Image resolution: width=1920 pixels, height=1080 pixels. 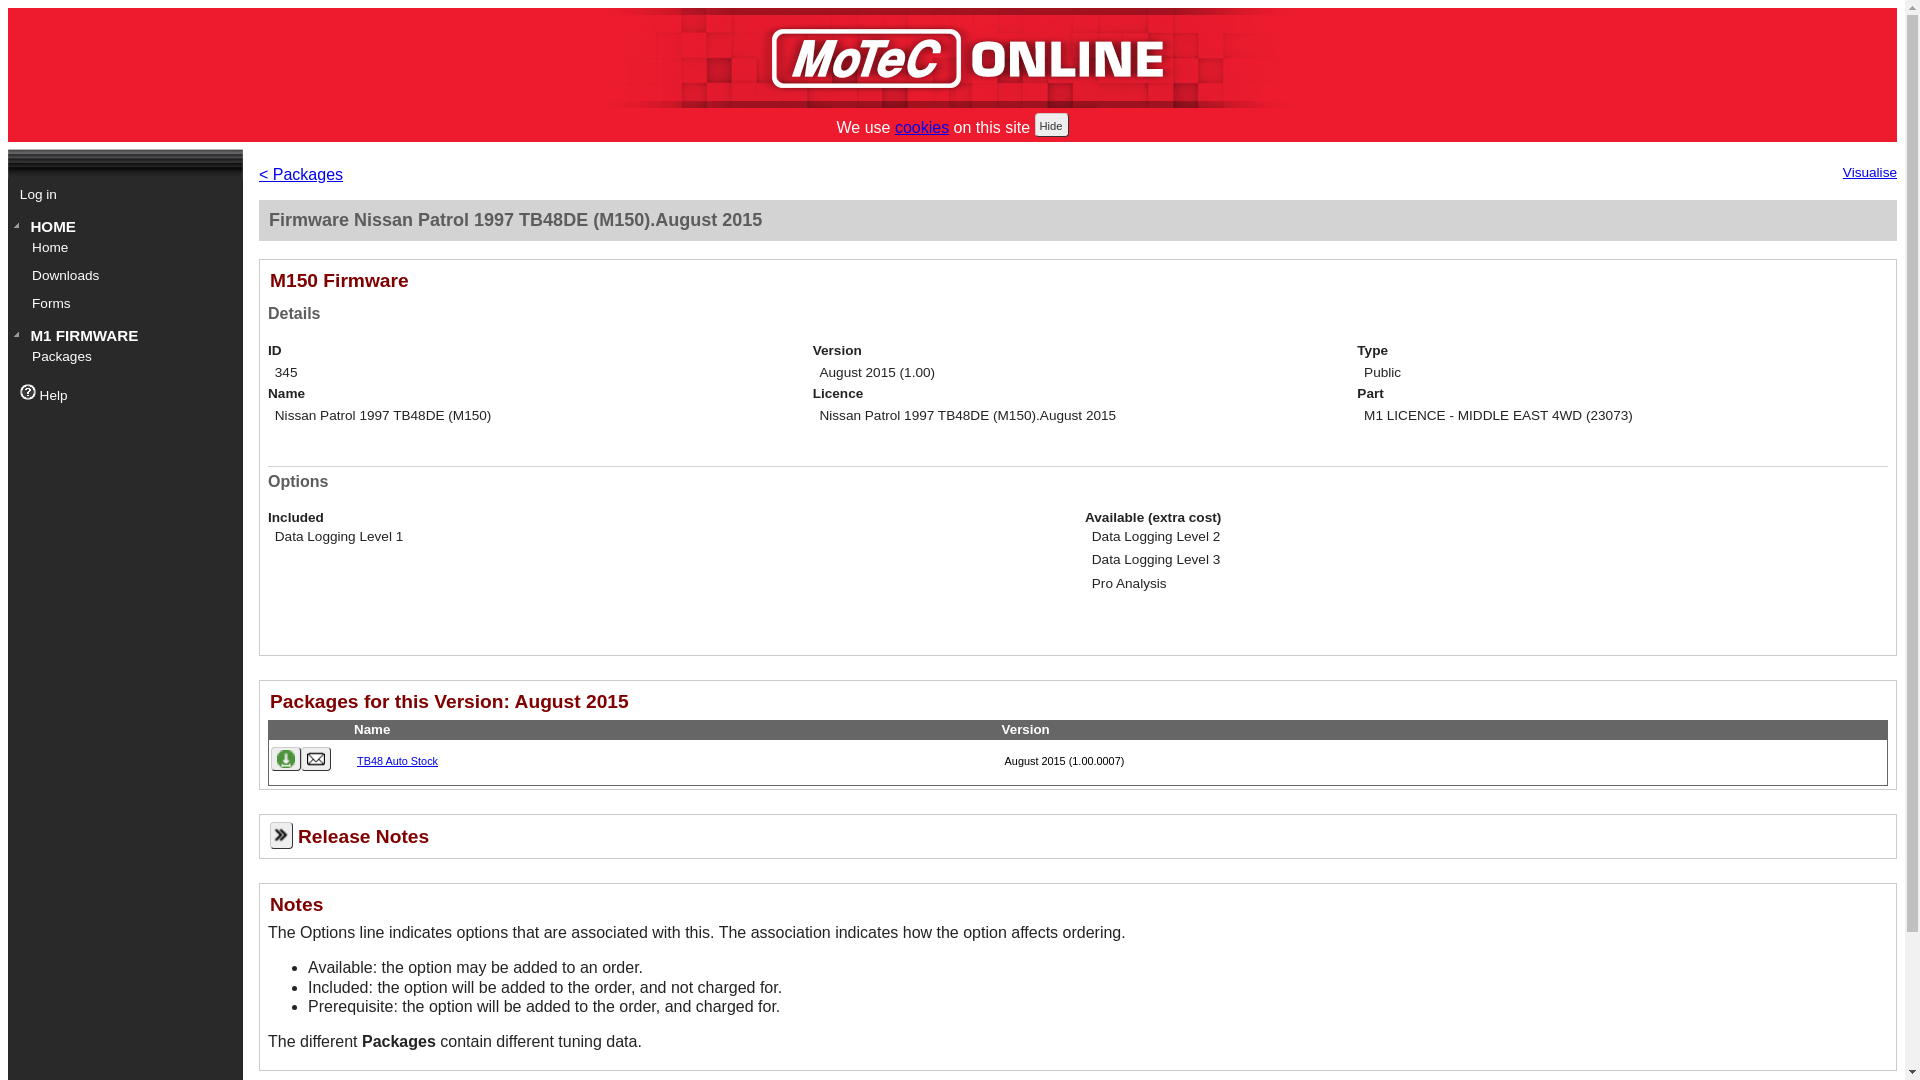 What do you see at coordinates (129, 247) in the screenshot?
I see `'Home'` at bounding box center [129, 247].